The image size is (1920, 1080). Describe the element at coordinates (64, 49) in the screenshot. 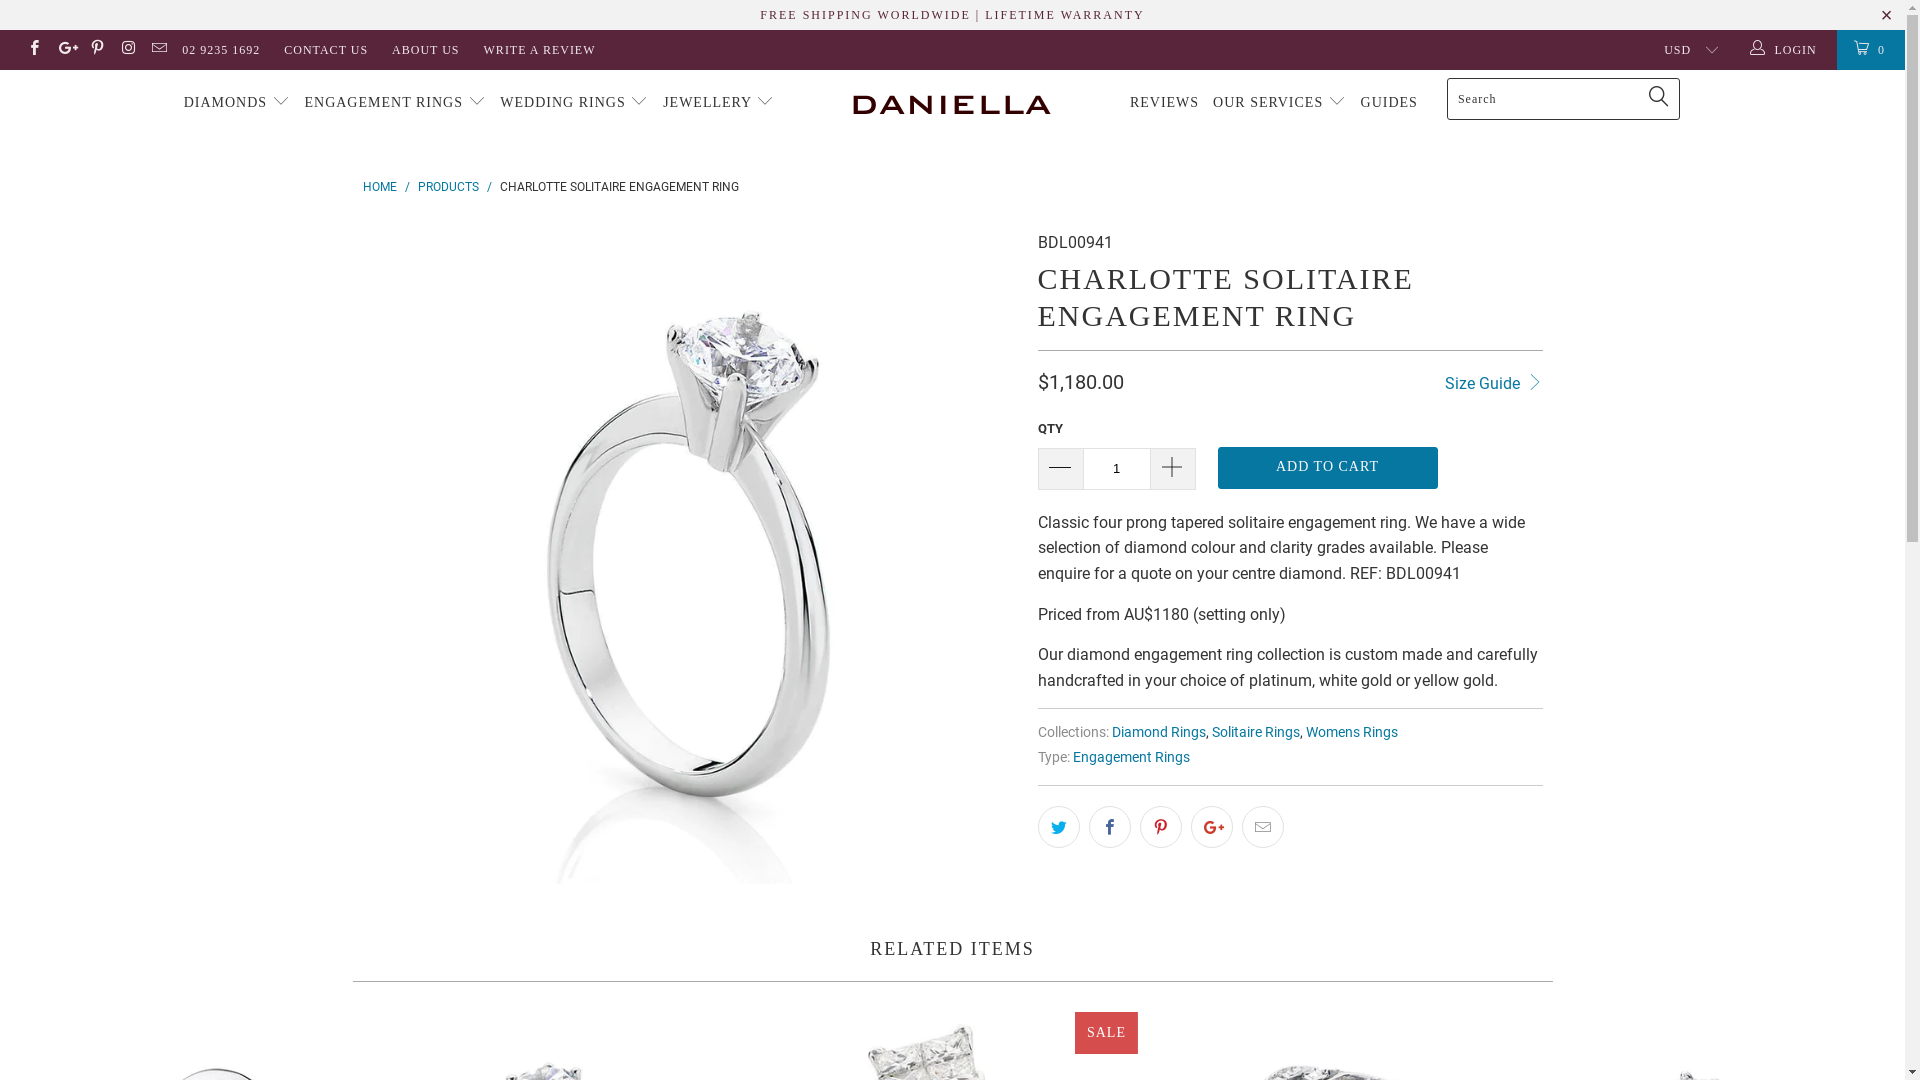

I see `'Daniella Jewellers on Google+'` at that location.